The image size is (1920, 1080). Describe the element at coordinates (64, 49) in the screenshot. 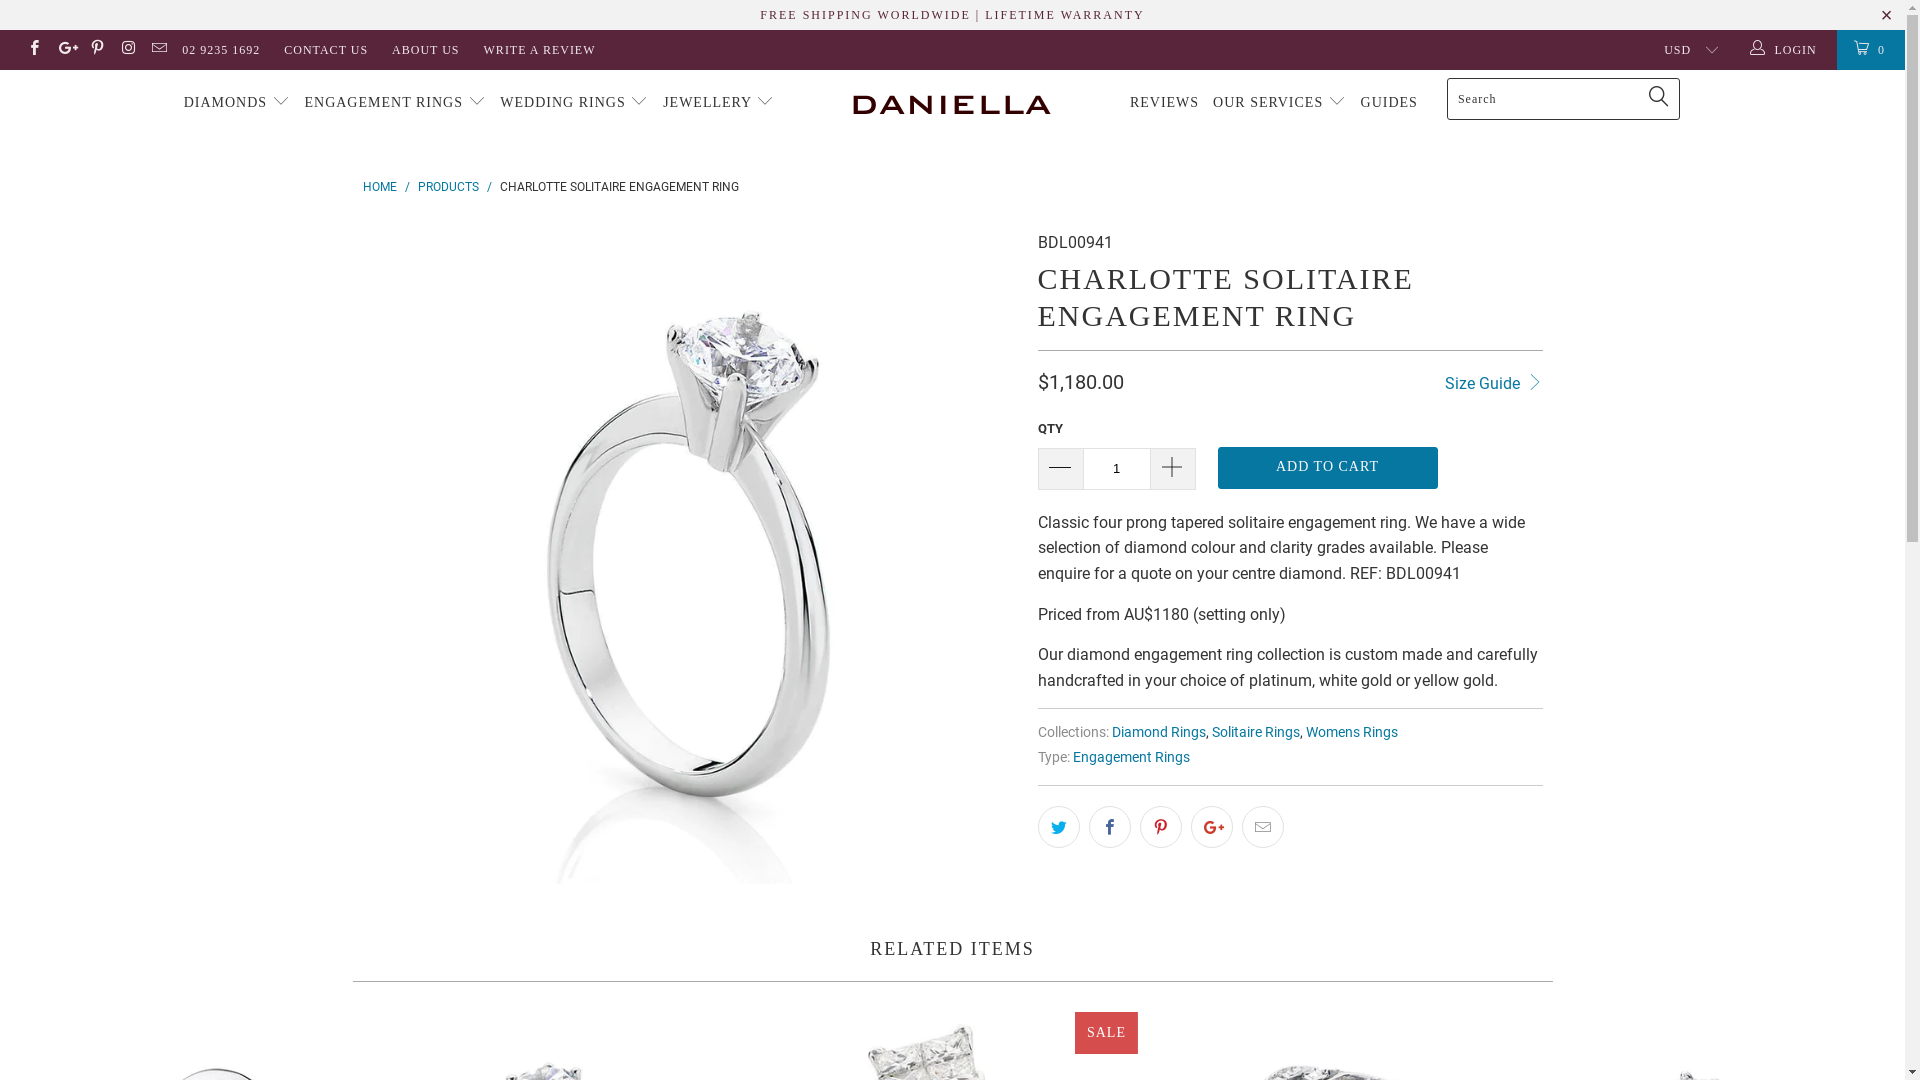

I see `'Daniella Jewellers on Google+'` at that location.